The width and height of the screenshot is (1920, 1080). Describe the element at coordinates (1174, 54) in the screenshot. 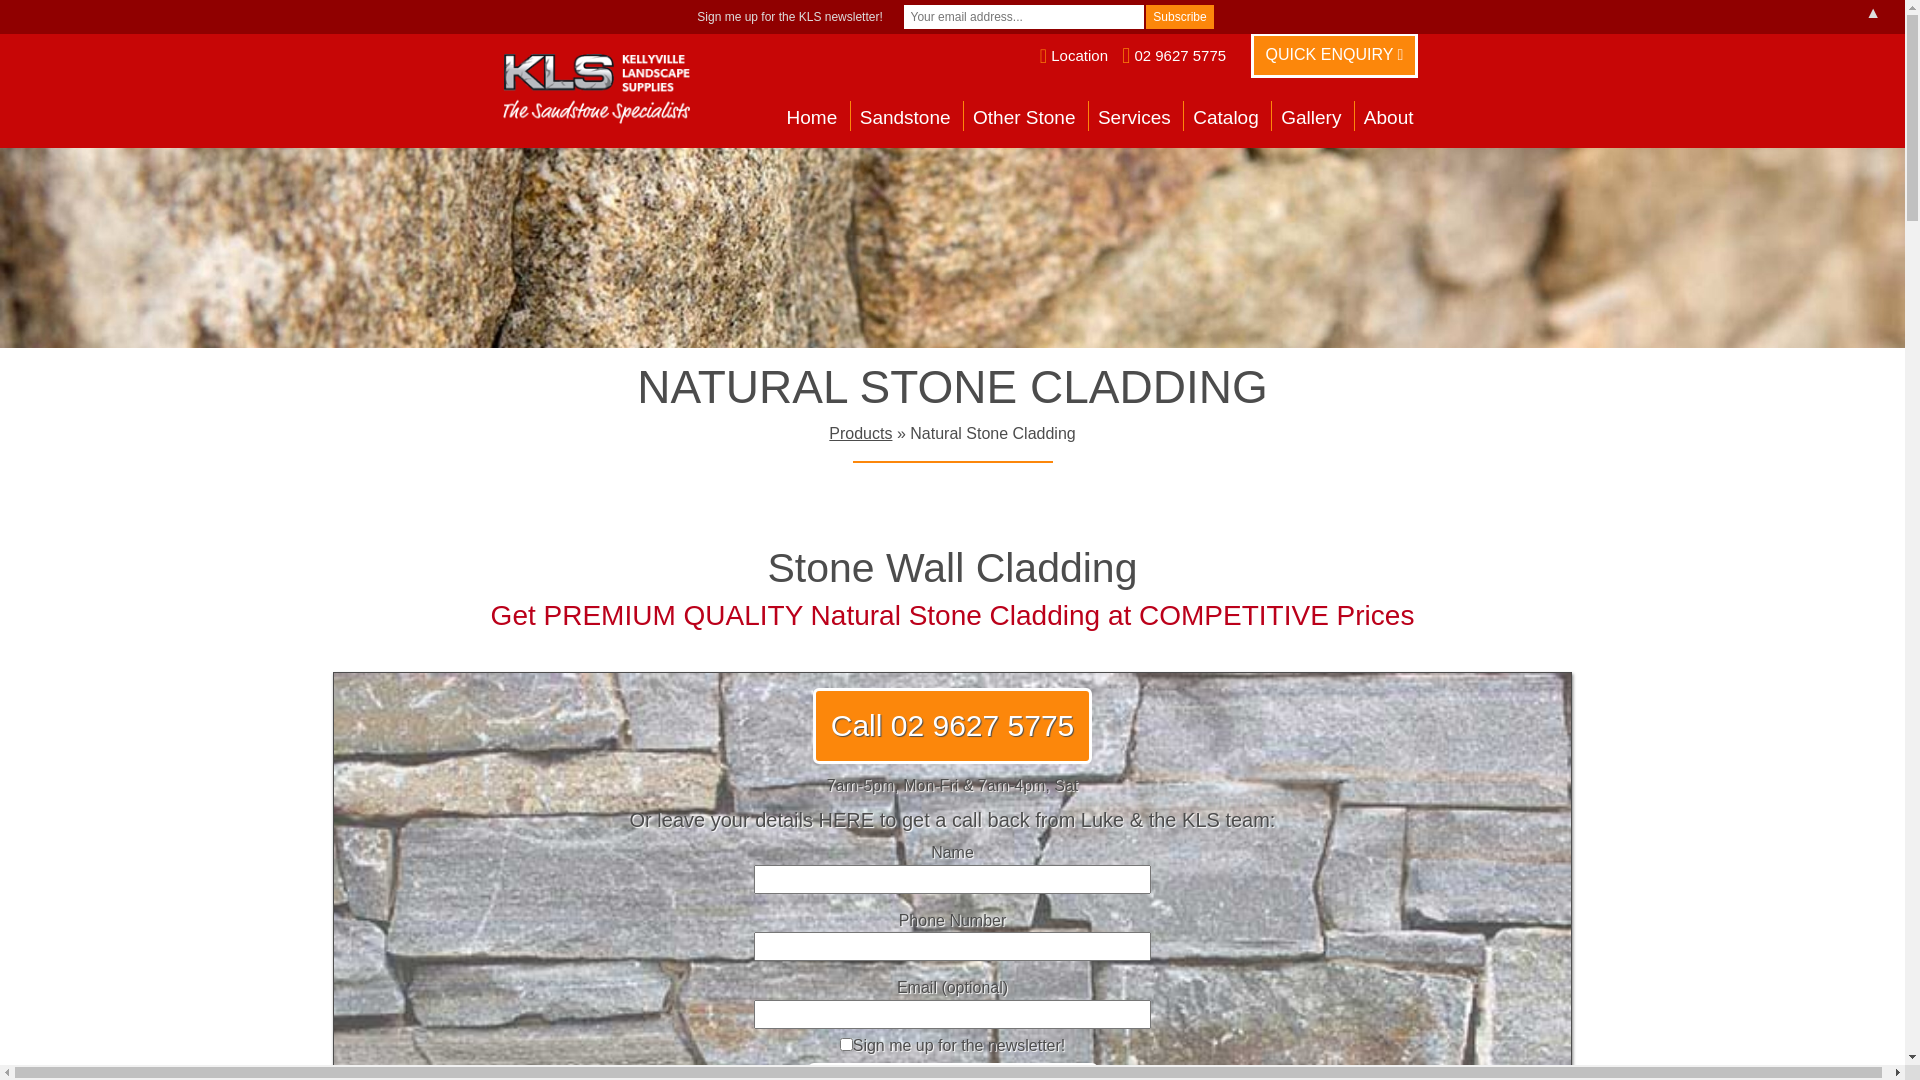

I see `'02 9627 5775'` at that location.